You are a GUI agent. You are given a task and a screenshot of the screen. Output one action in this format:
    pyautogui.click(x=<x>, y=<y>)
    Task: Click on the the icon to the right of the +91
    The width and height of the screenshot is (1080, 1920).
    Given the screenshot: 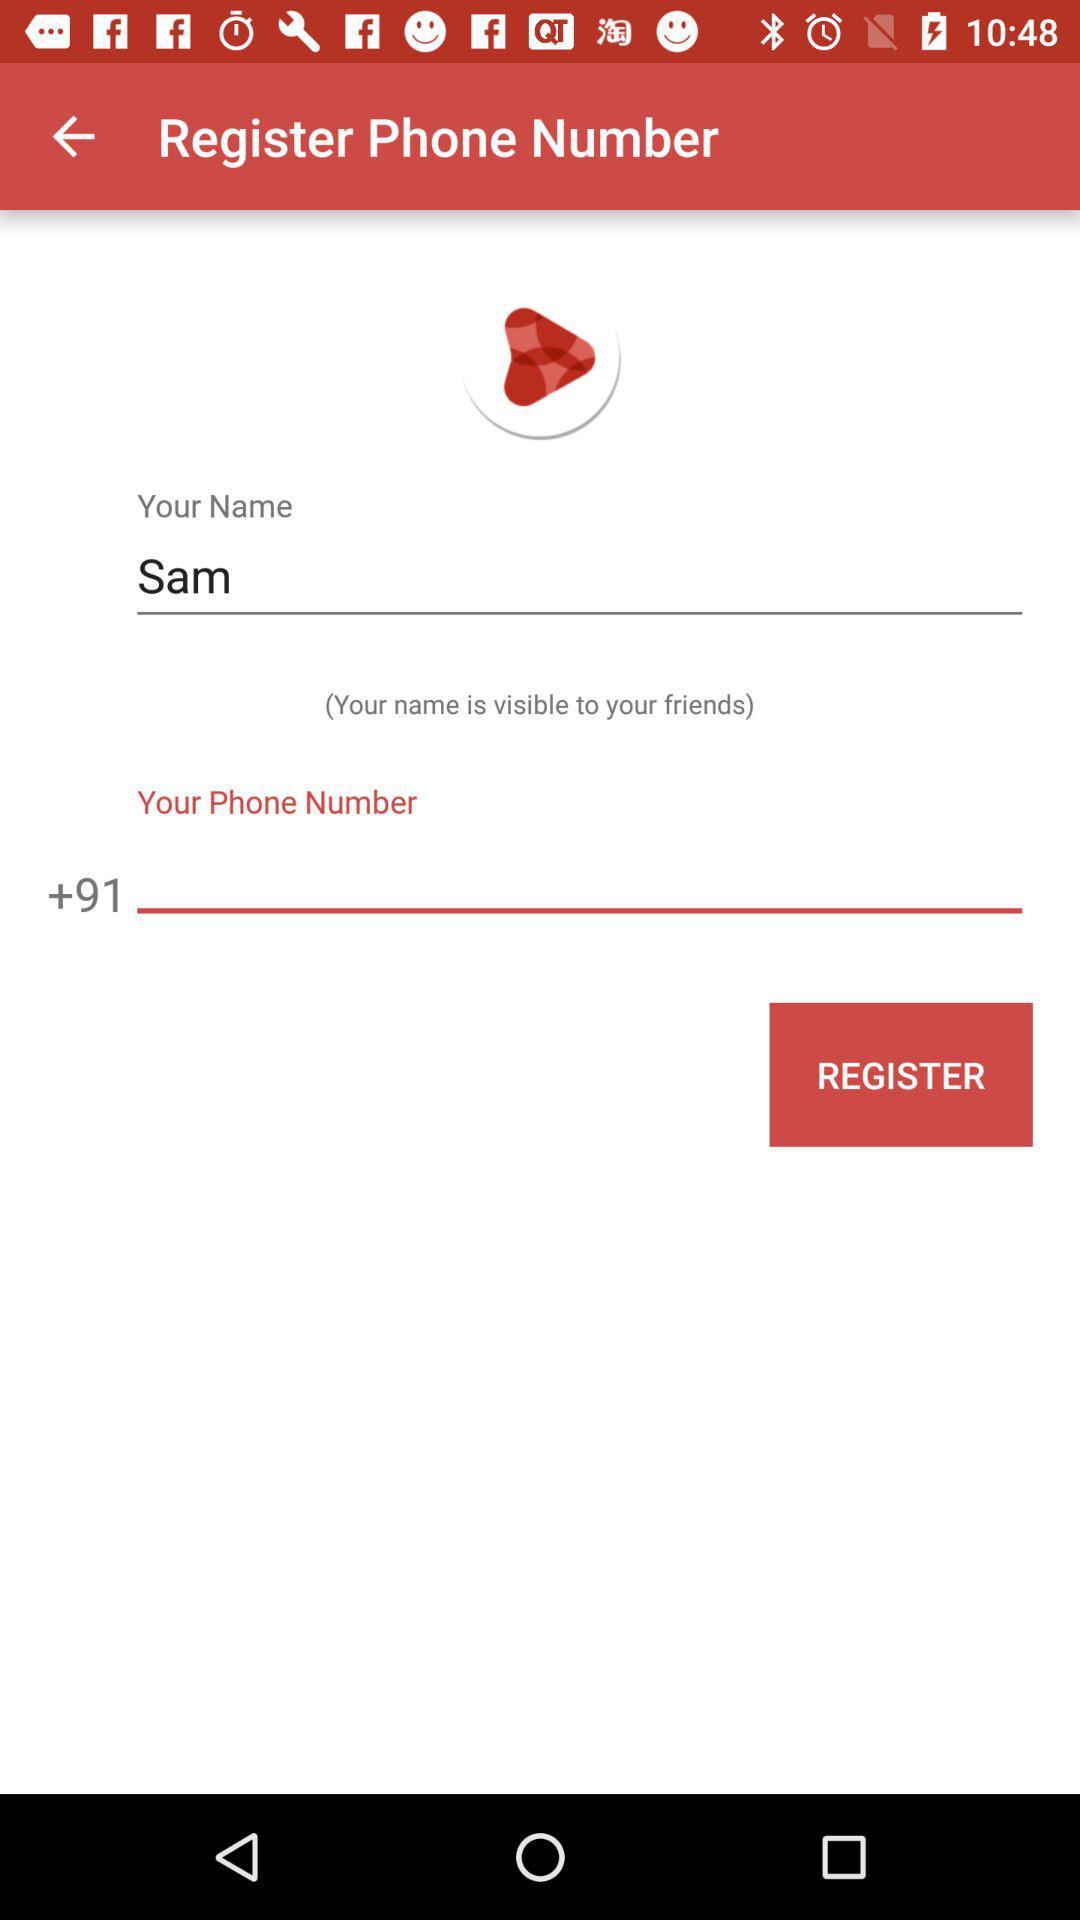 What is the action you would take?
    pyautogui.click(x=579, y=872)
    